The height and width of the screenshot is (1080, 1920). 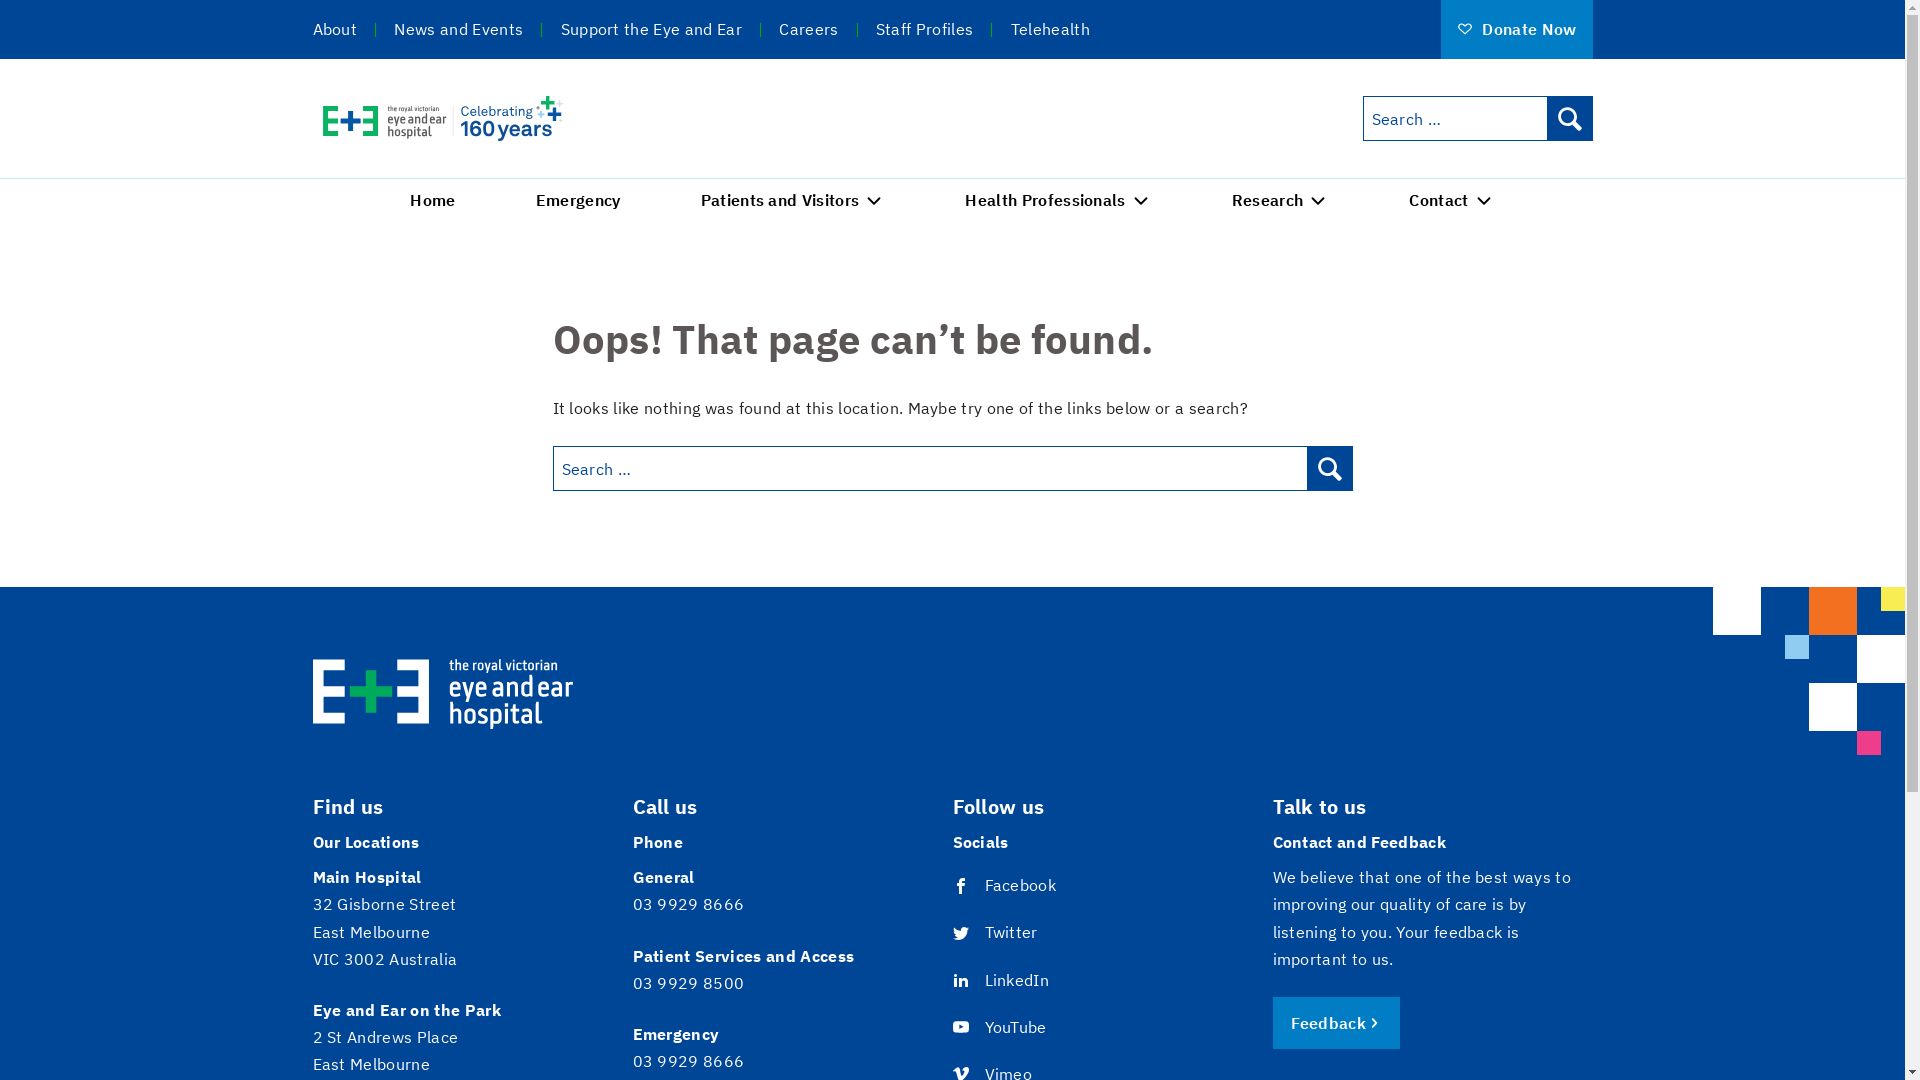 I want to click on 'Facebook', so click(x=950, y=884).